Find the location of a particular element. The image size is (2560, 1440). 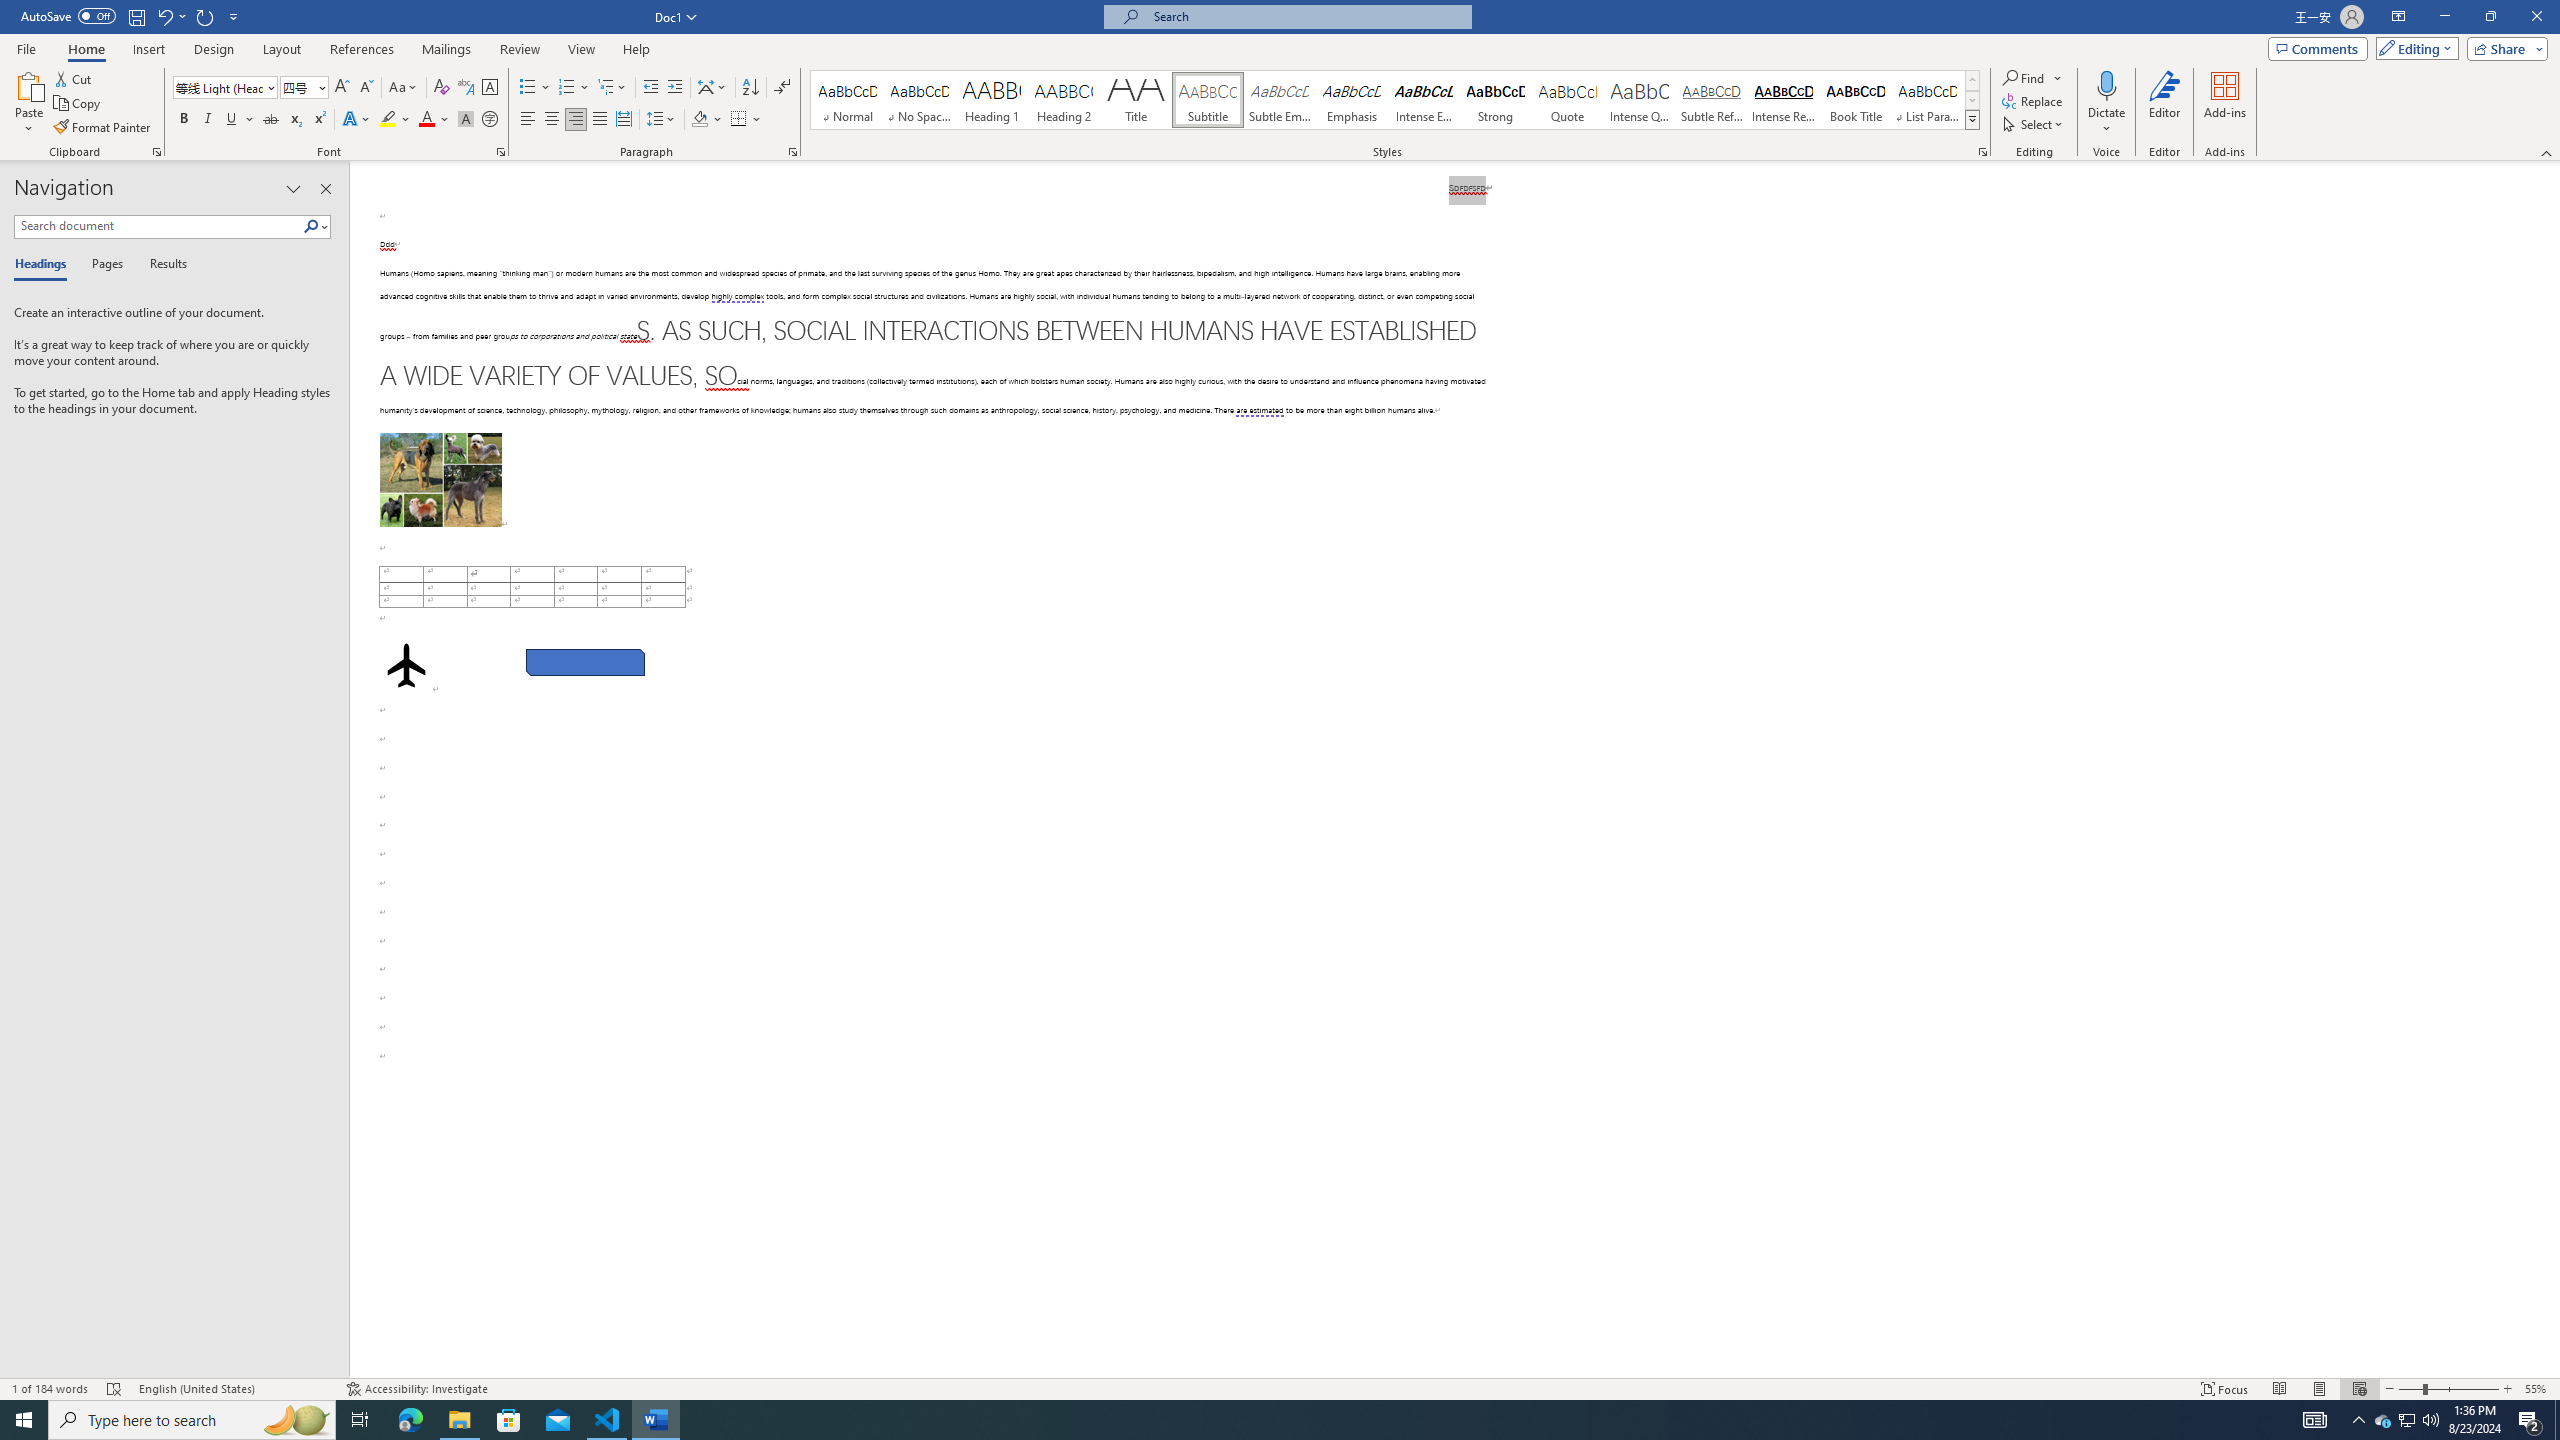

'Intense Emphasis' is located at coordinates (1422, 99).